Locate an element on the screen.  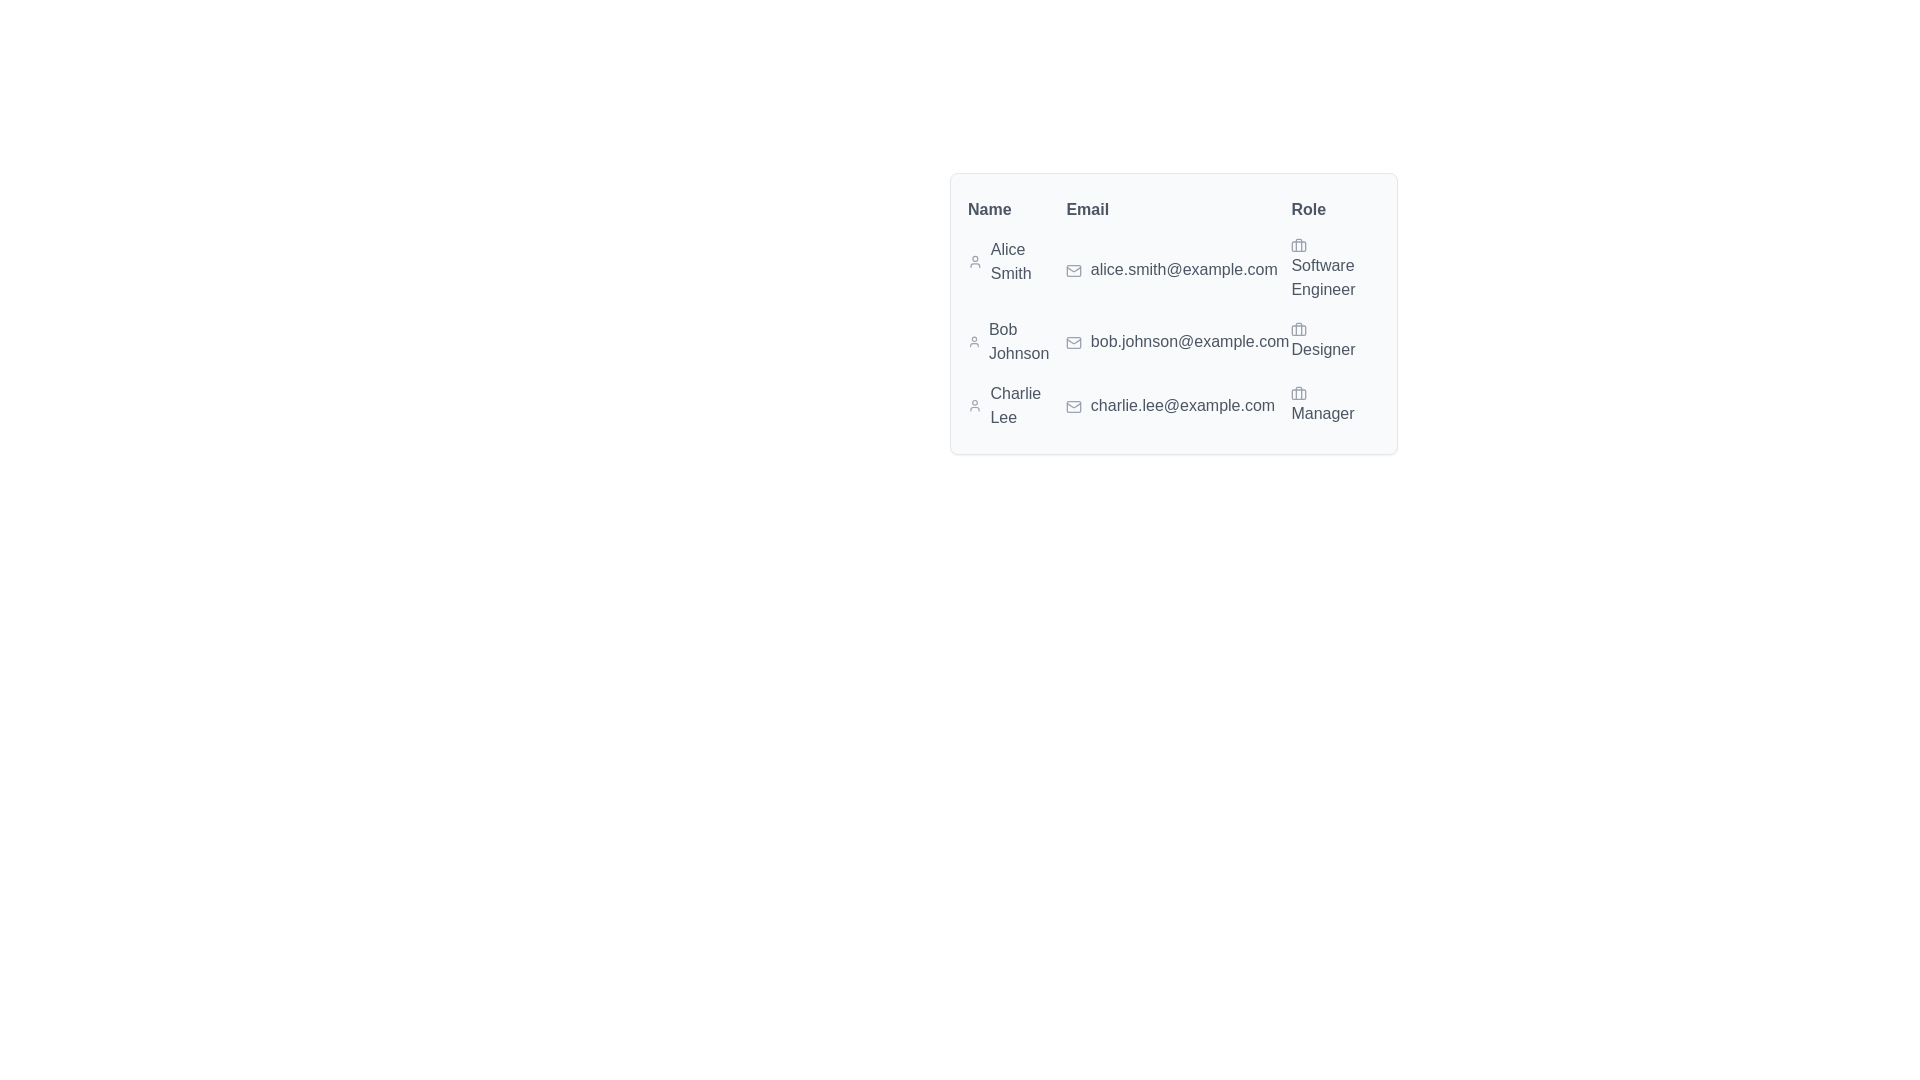
the small mail envelope icon located inside the 'Email' column next to the email address 'bob.johnson@example.com', which is part of the user table row for 'Bob Johnson' is located at coordinates (1073, 341).